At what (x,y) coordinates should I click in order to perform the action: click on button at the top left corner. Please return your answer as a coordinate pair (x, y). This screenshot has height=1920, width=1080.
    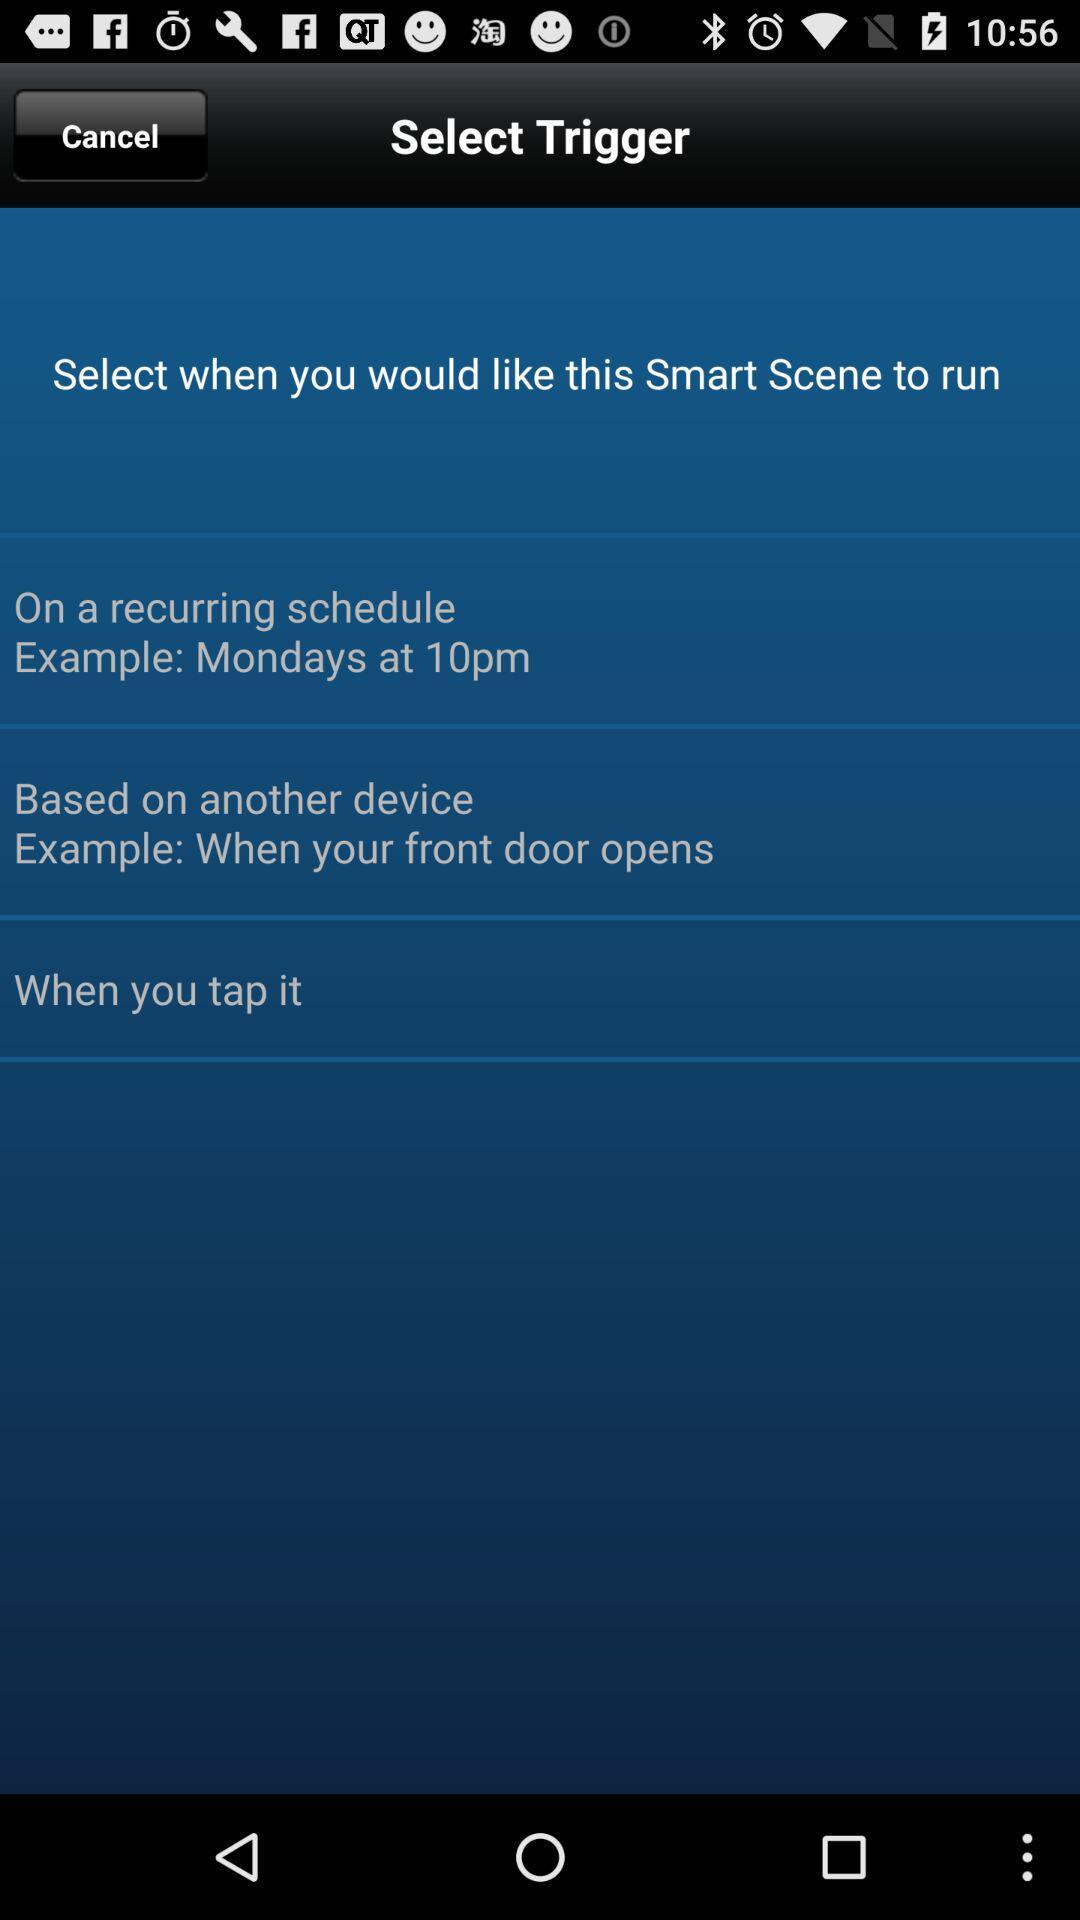
    Looking at the image, I should click on (110, 134).